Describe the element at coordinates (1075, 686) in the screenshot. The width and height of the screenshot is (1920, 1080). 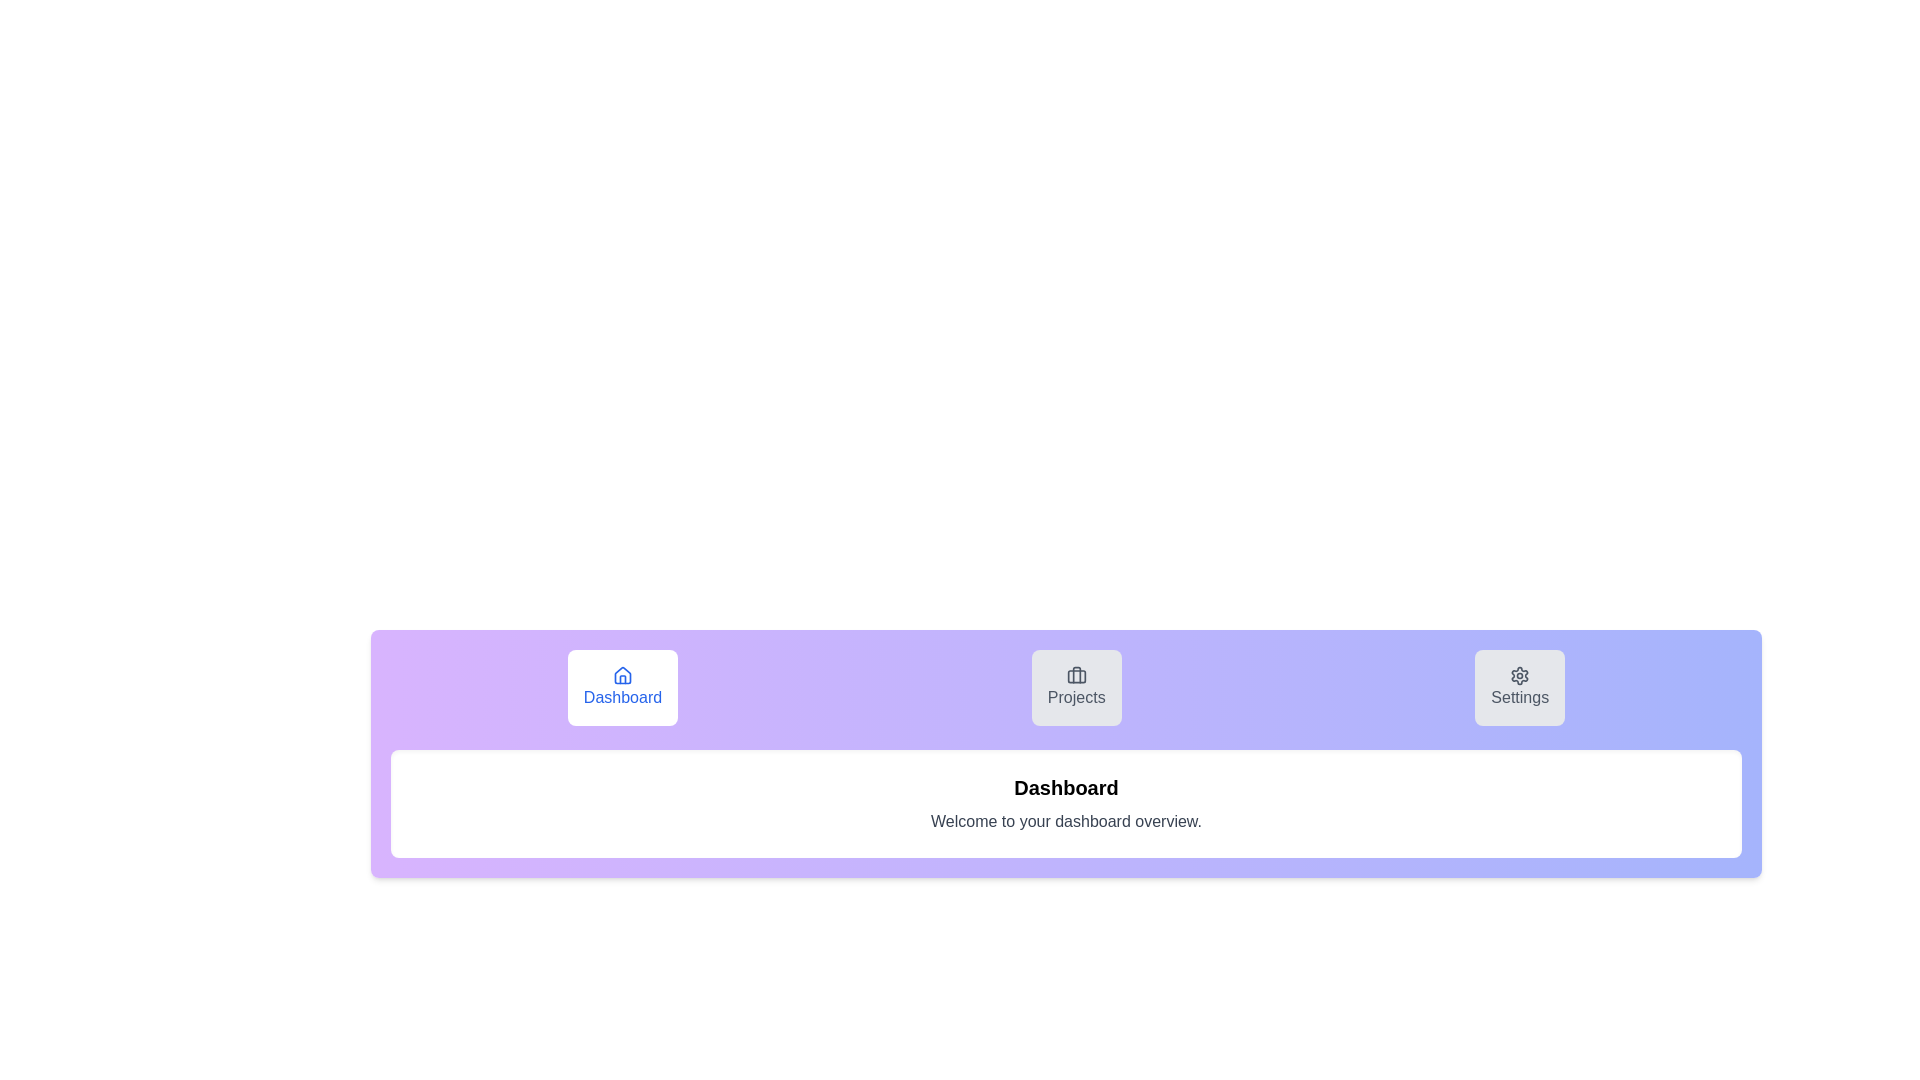
I see `the Projects tab by clicking on its button` at that location.